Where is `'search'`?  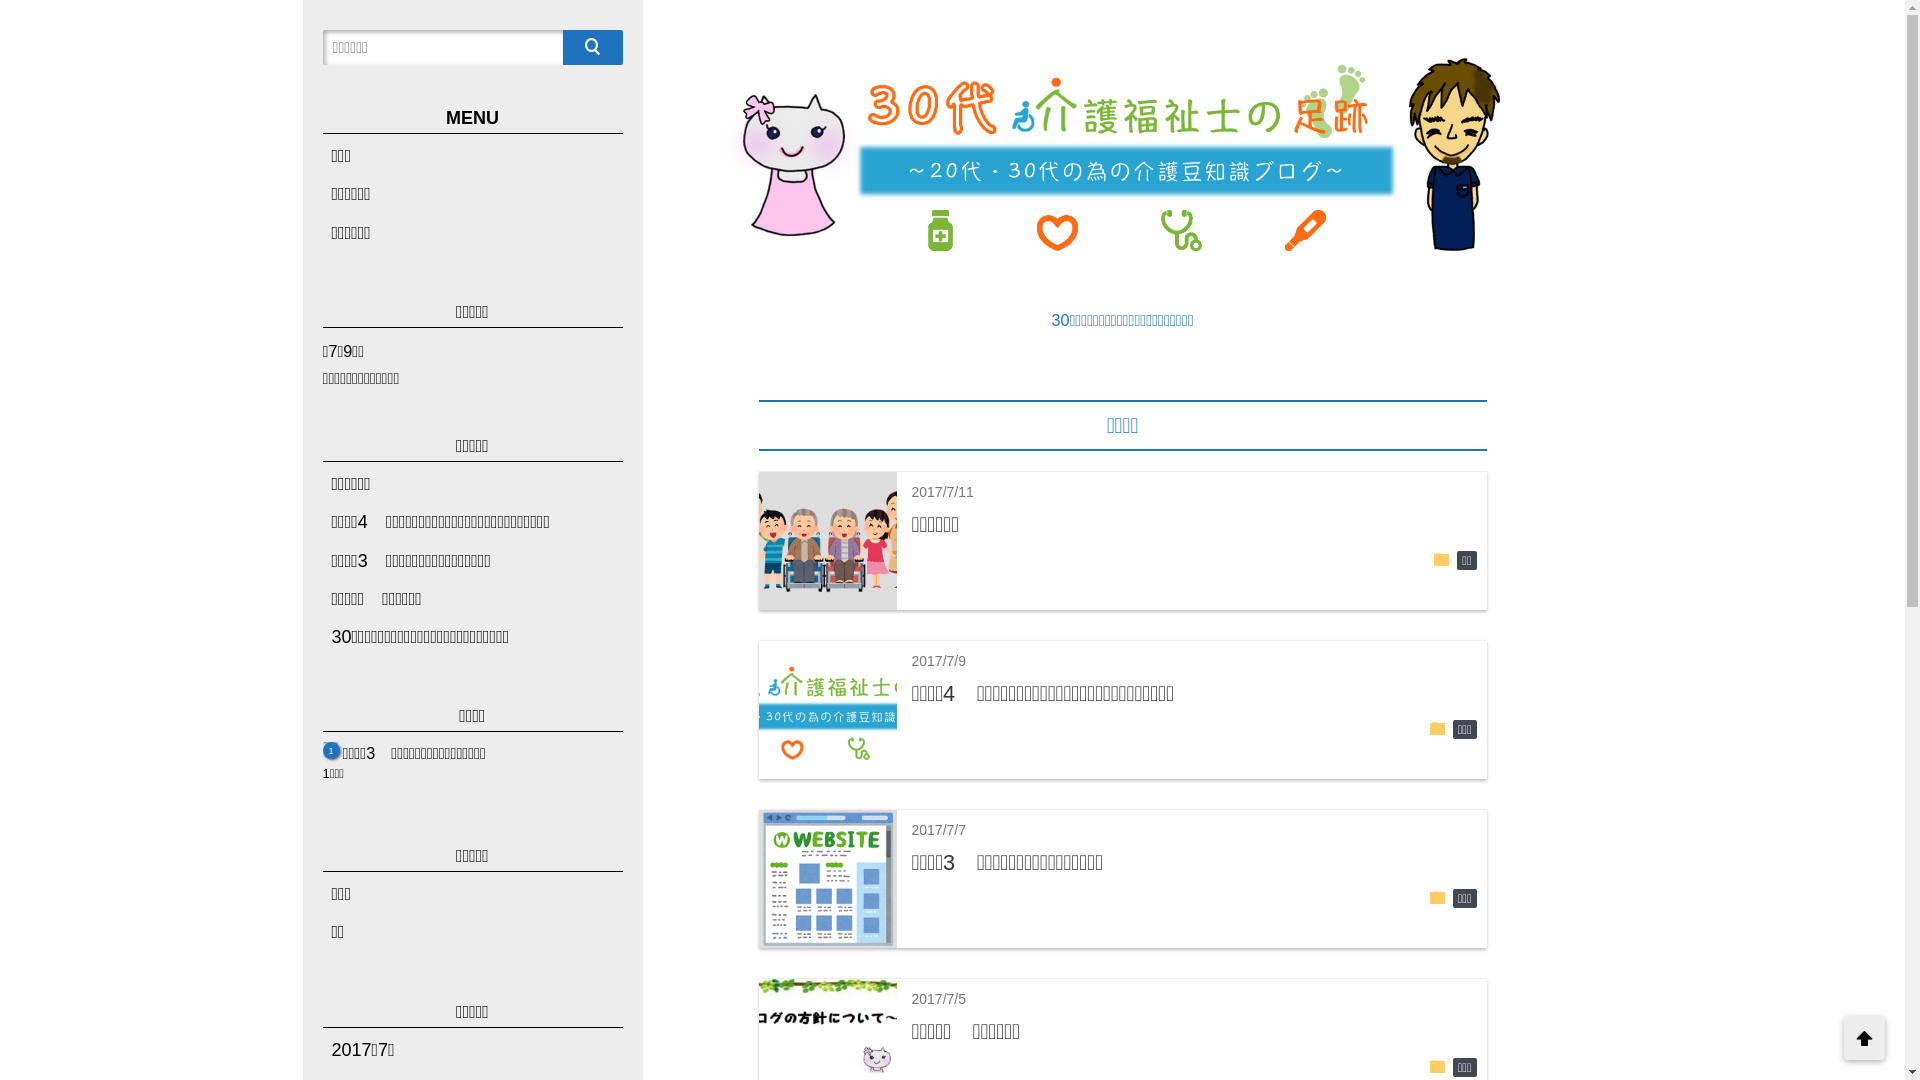 'search' is located at coordinates (590, 46).